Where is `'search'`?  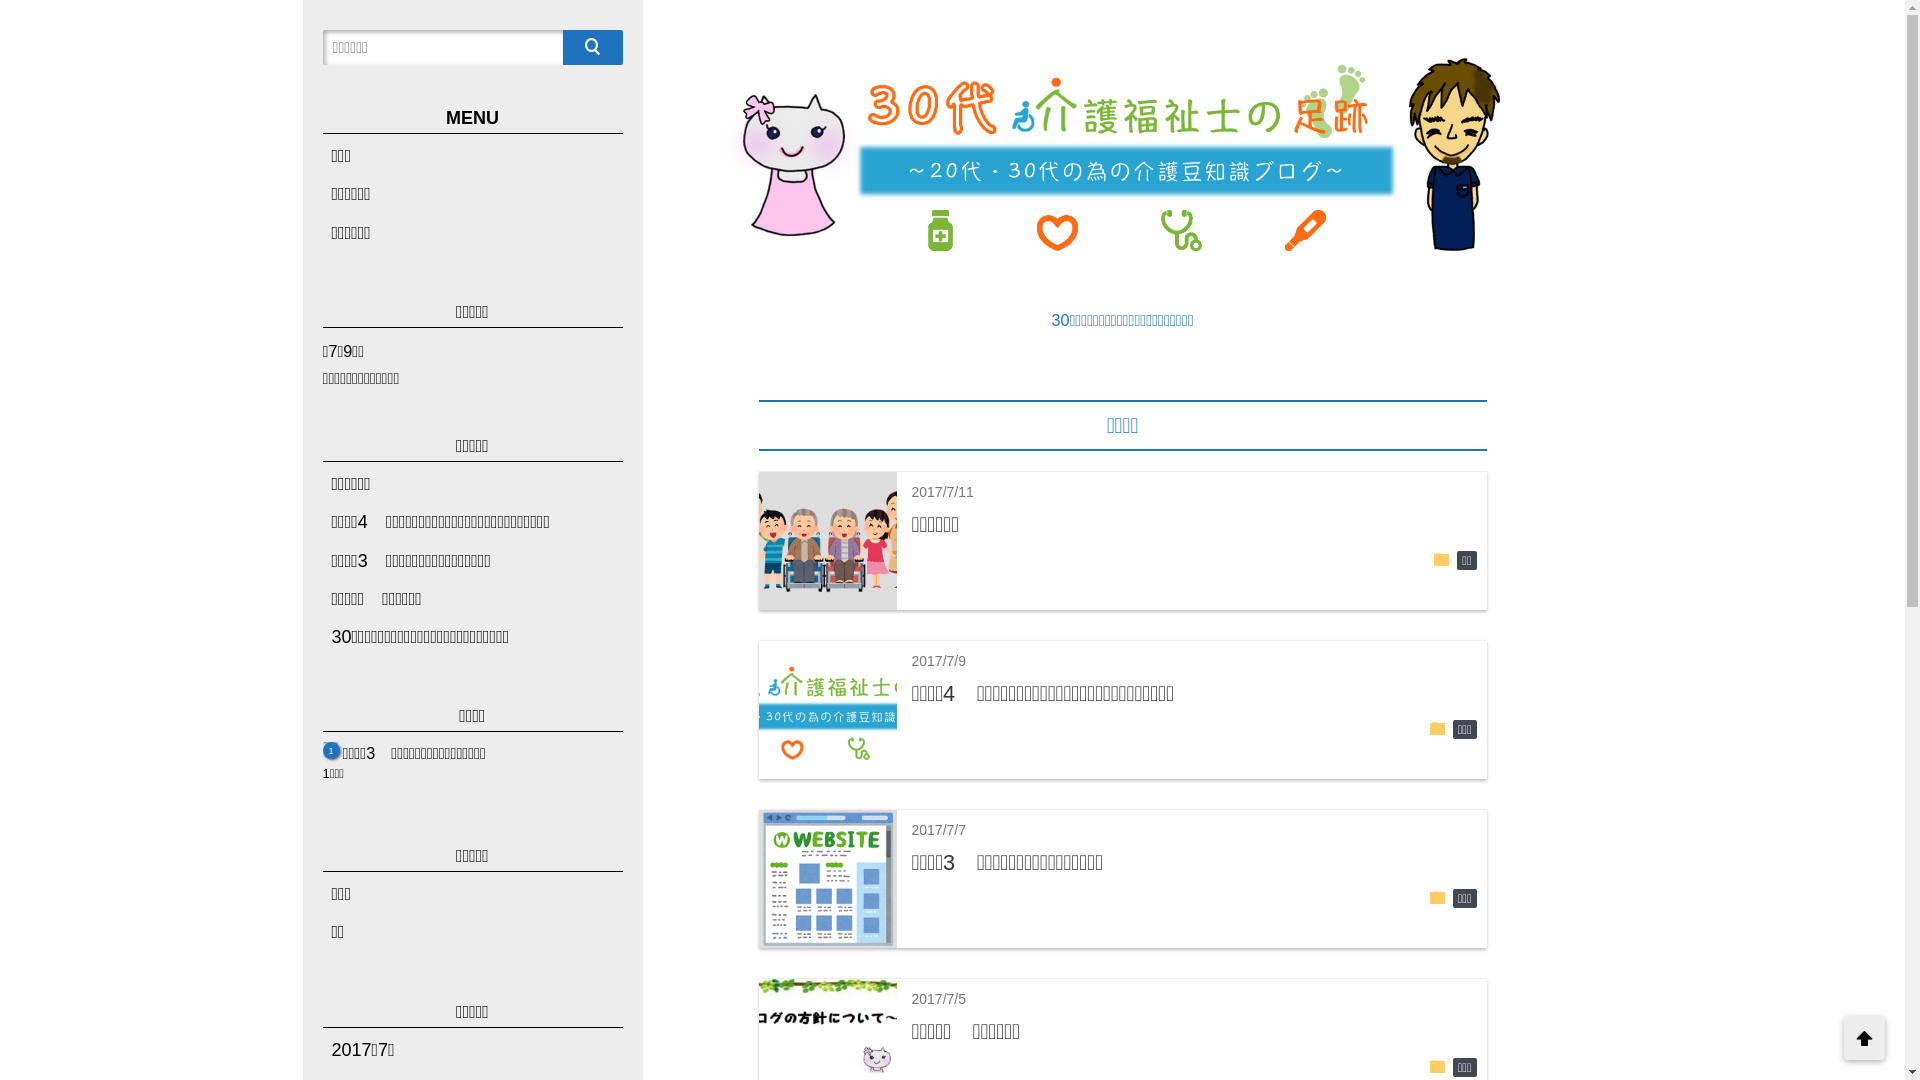 'search' is located at coordinates (590, 46).